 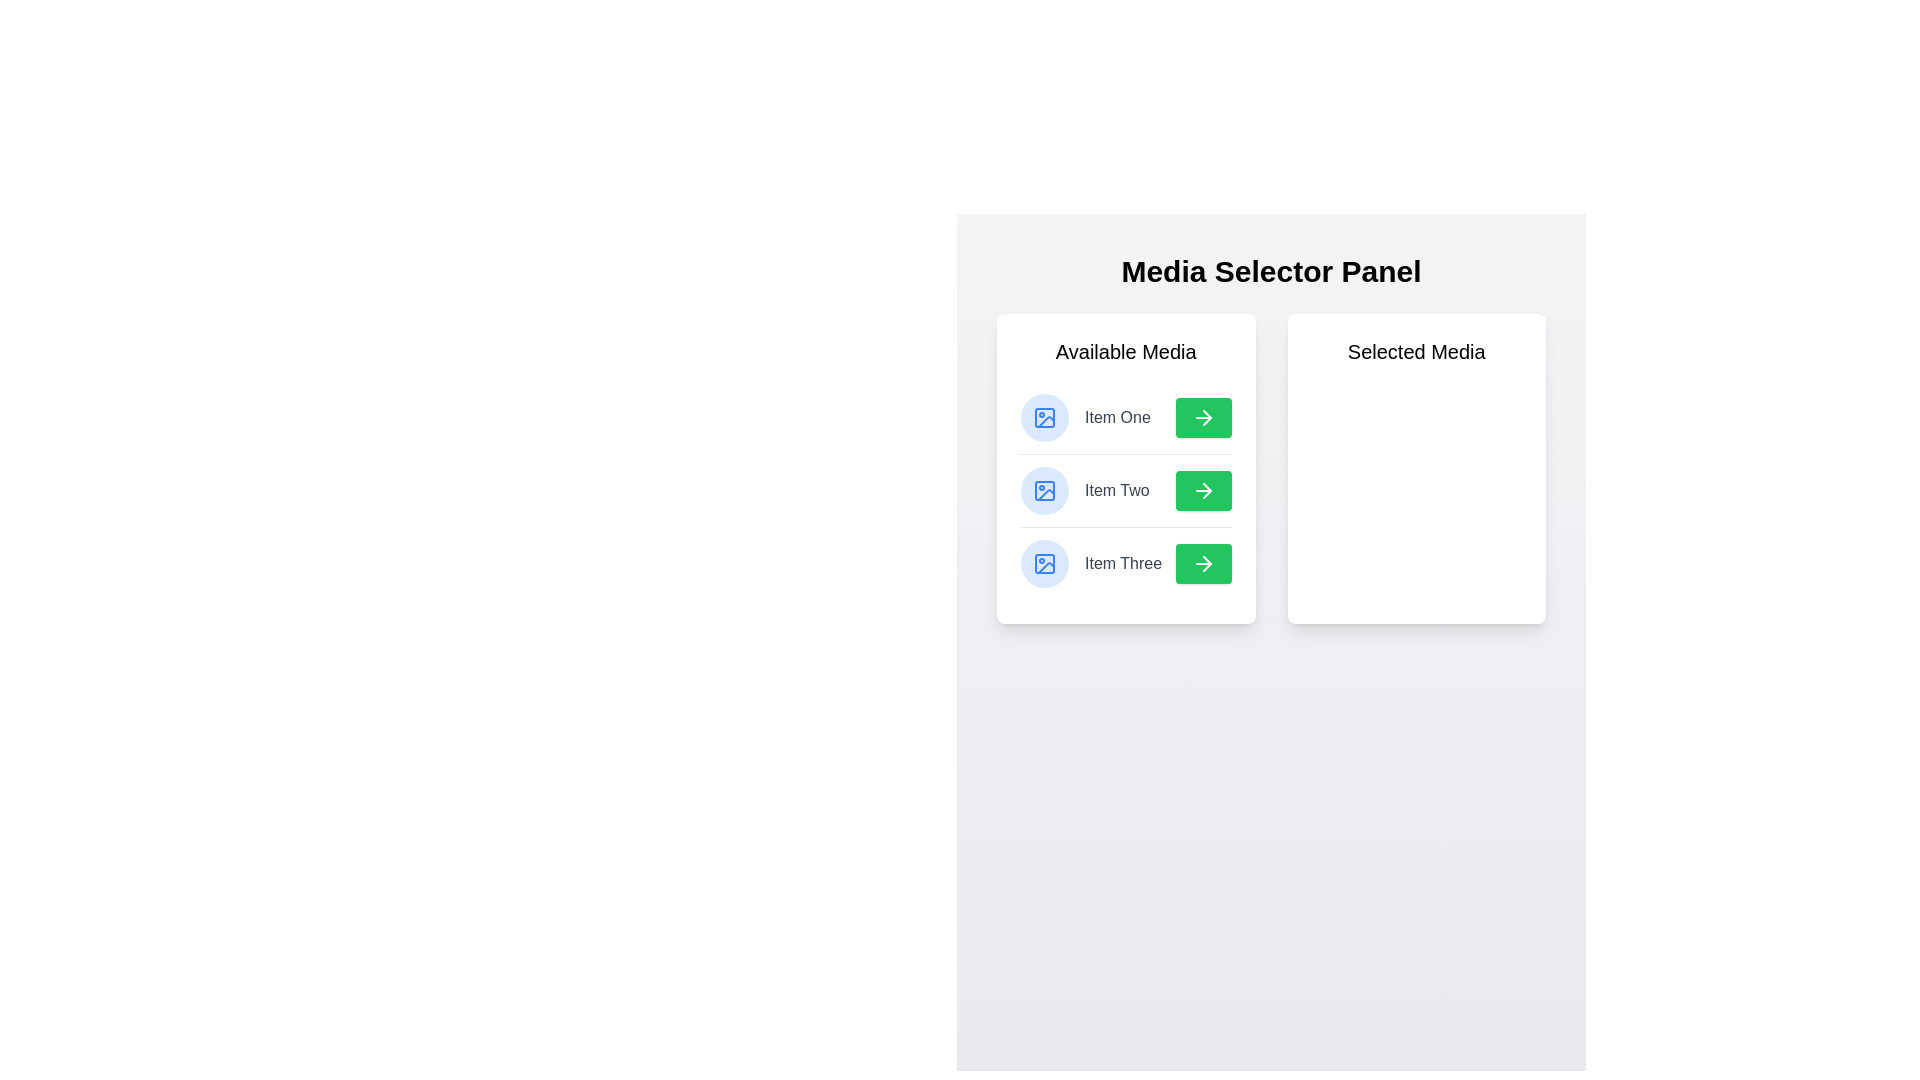 I want to click on the green button with a white arrow icon located in the first row of the 'Available Media' panel, to the right of 'Item One', so click(x=1202, y=416).